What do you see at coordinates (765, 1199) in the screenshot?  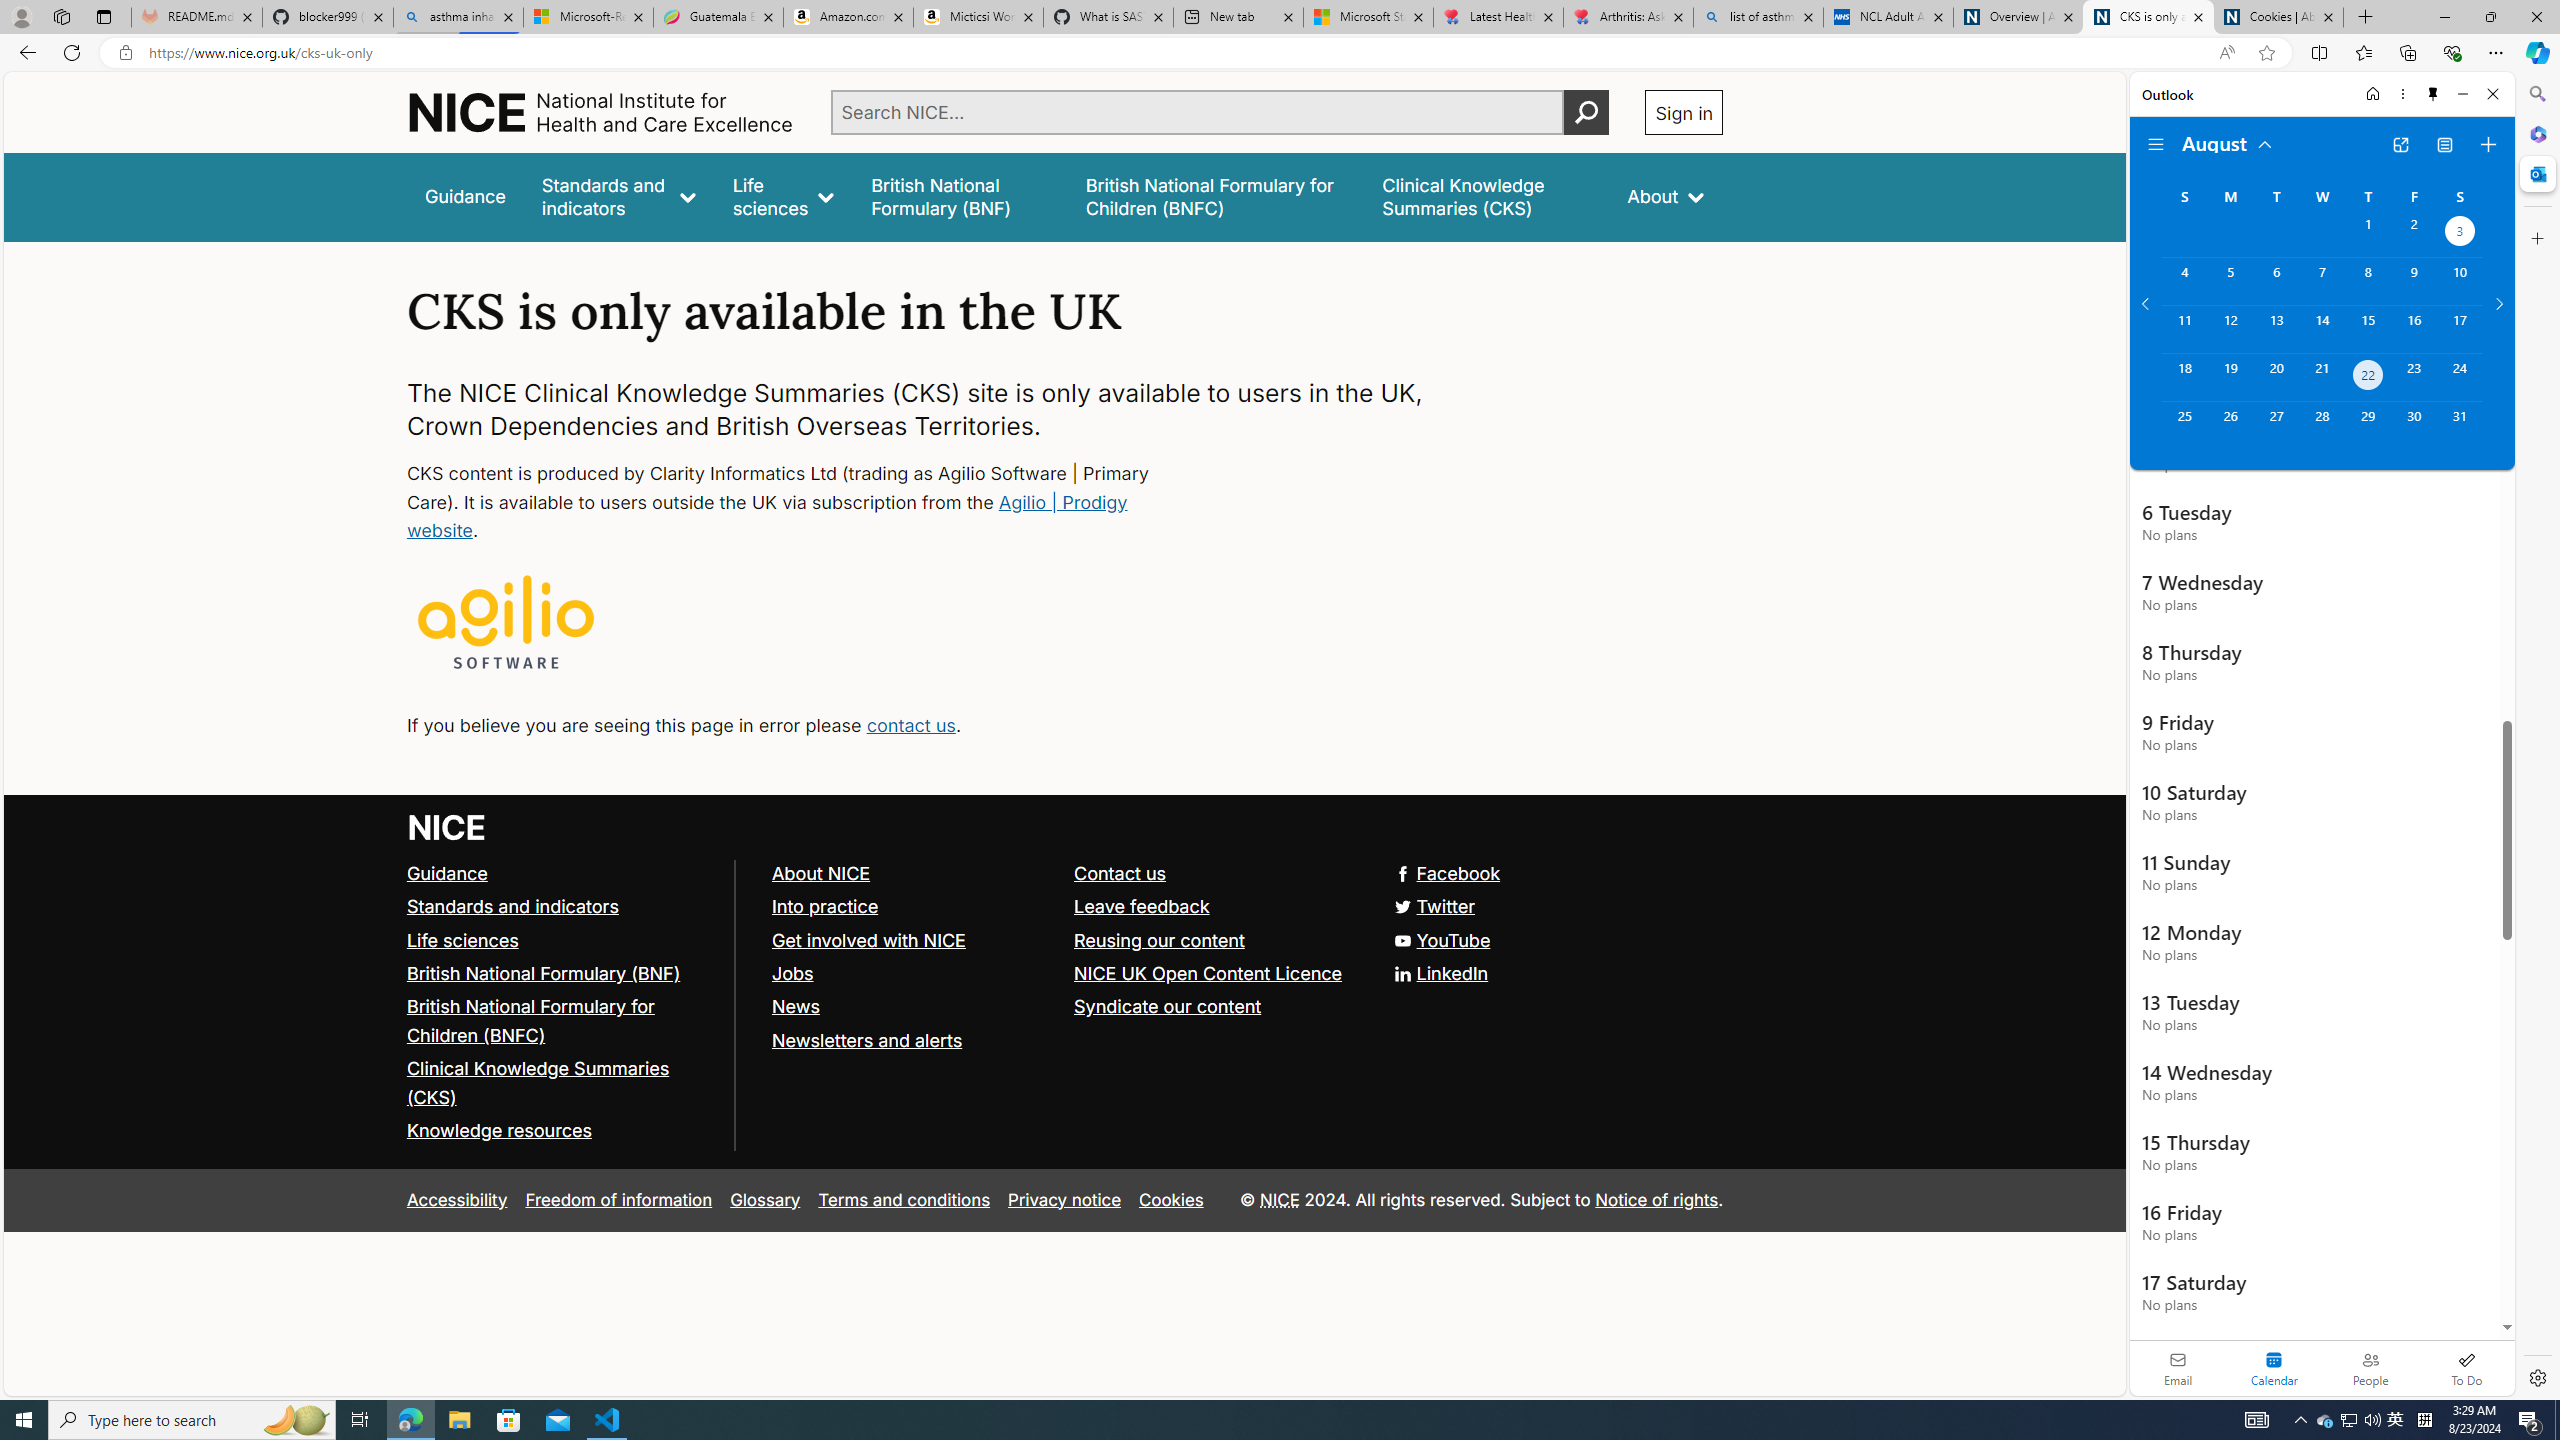 I see `'Glossary'` at bounding box center [765, 1199].